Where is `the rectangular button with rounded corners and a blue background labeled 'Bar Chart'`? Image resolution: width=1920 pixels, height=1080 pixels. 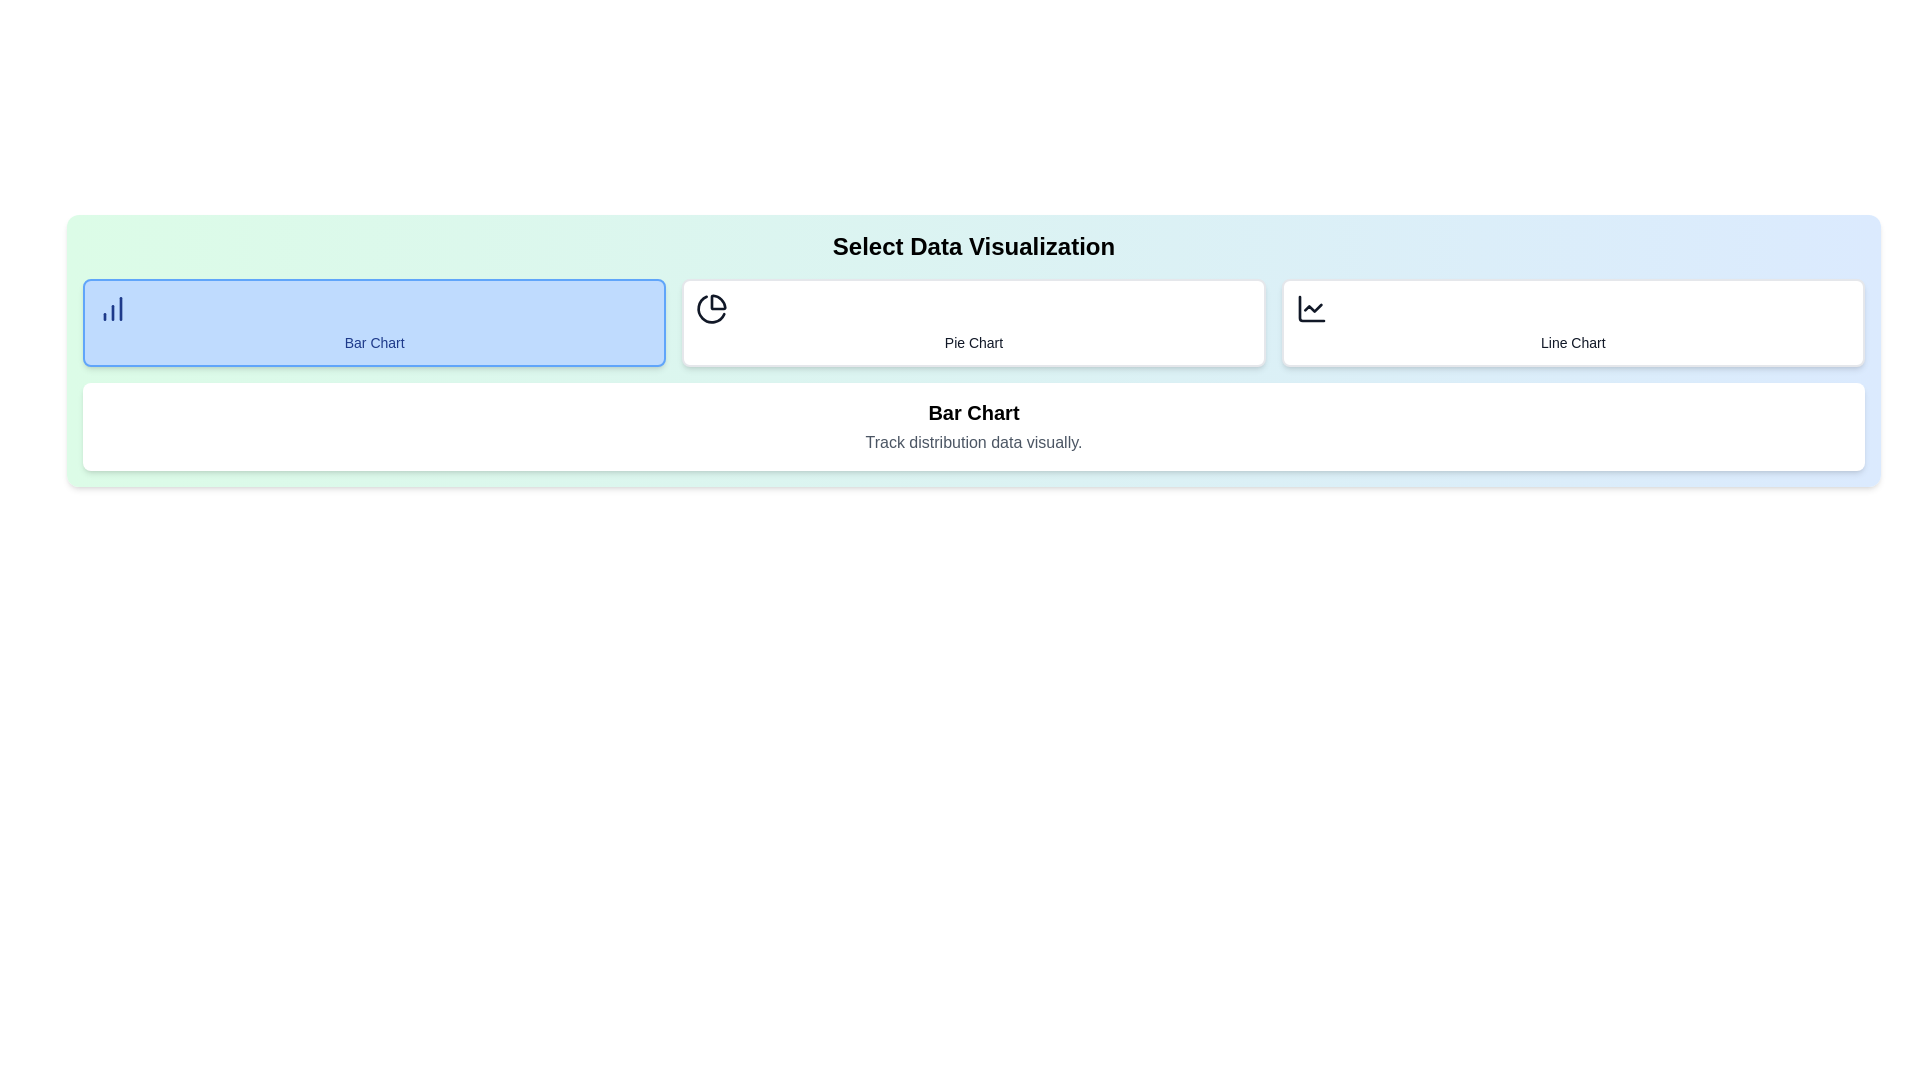
the rectangular button with rounded corners and a blue background labeled 'Bar Chart' is located at coordinates (374, 322).